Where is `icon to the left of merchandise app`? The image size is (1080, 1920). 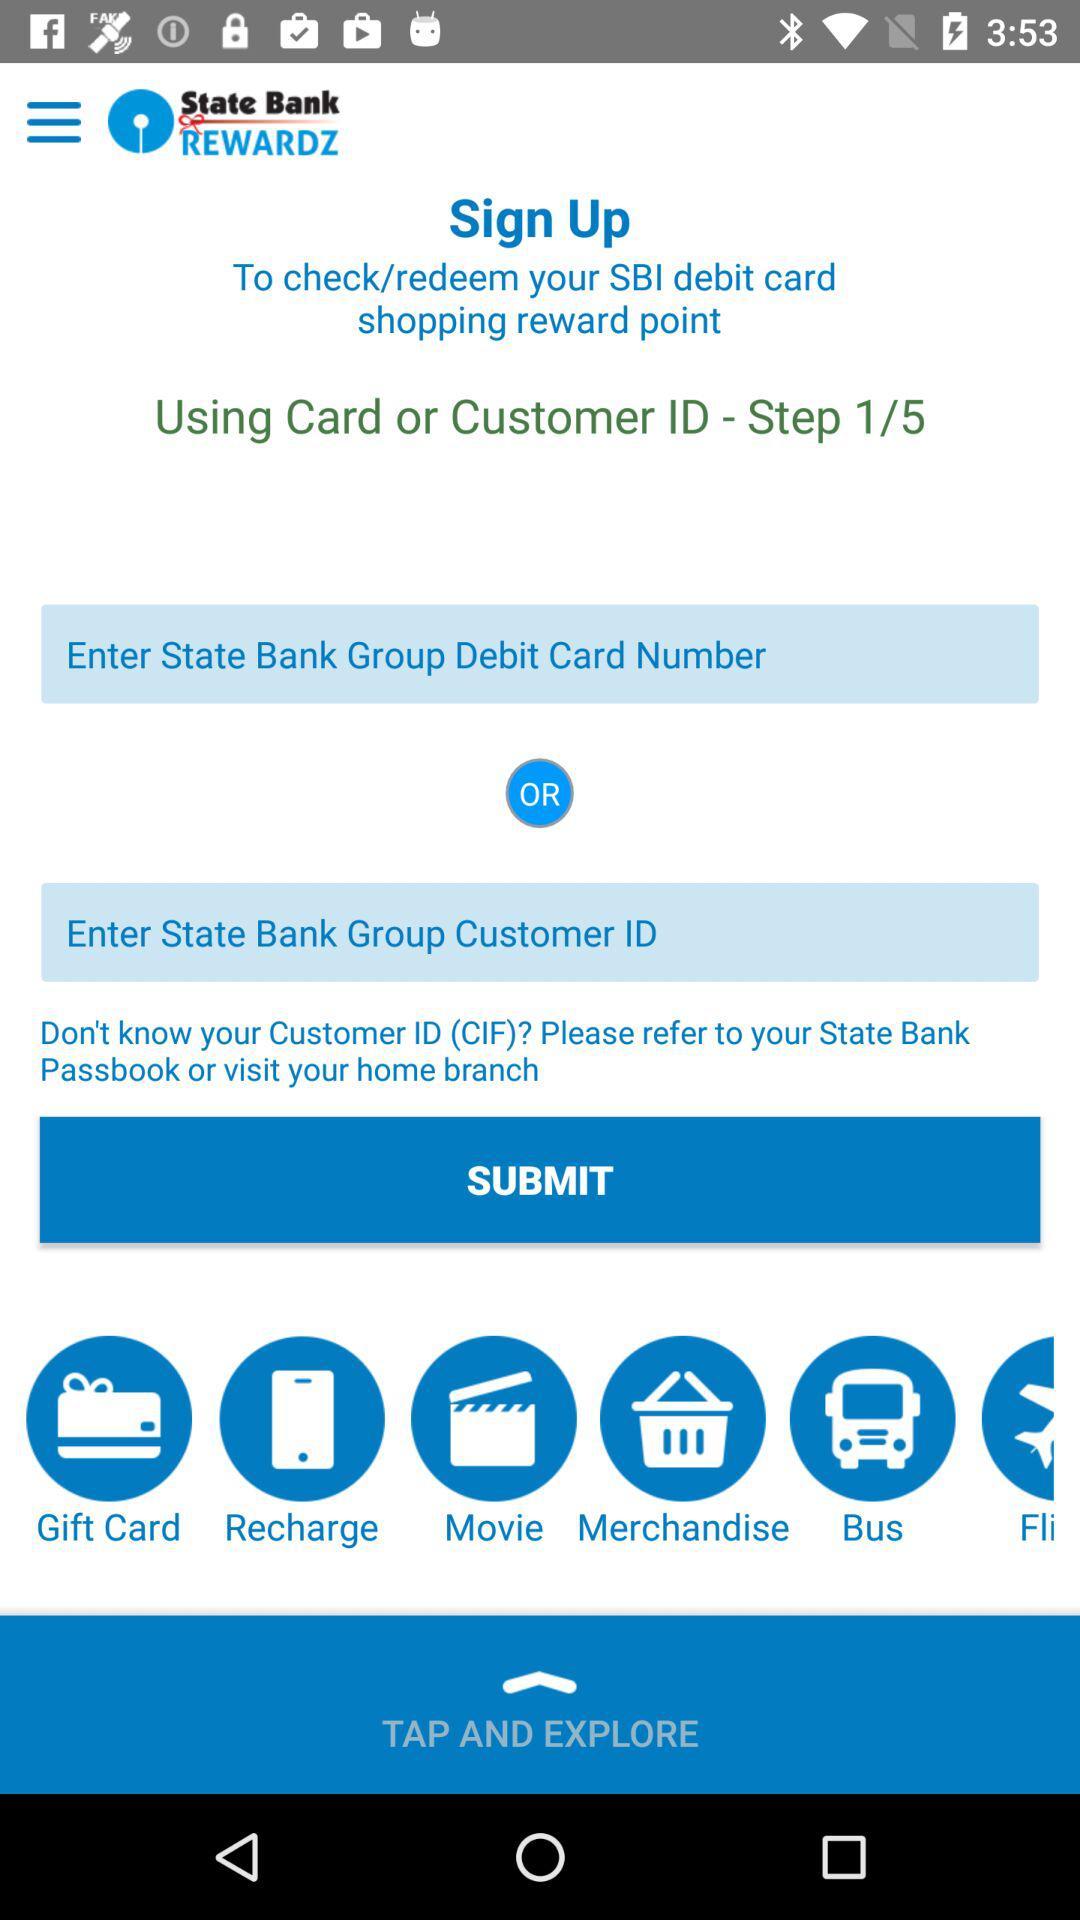
icon to the left of merchandise app is located at coordinates (493, 1443).